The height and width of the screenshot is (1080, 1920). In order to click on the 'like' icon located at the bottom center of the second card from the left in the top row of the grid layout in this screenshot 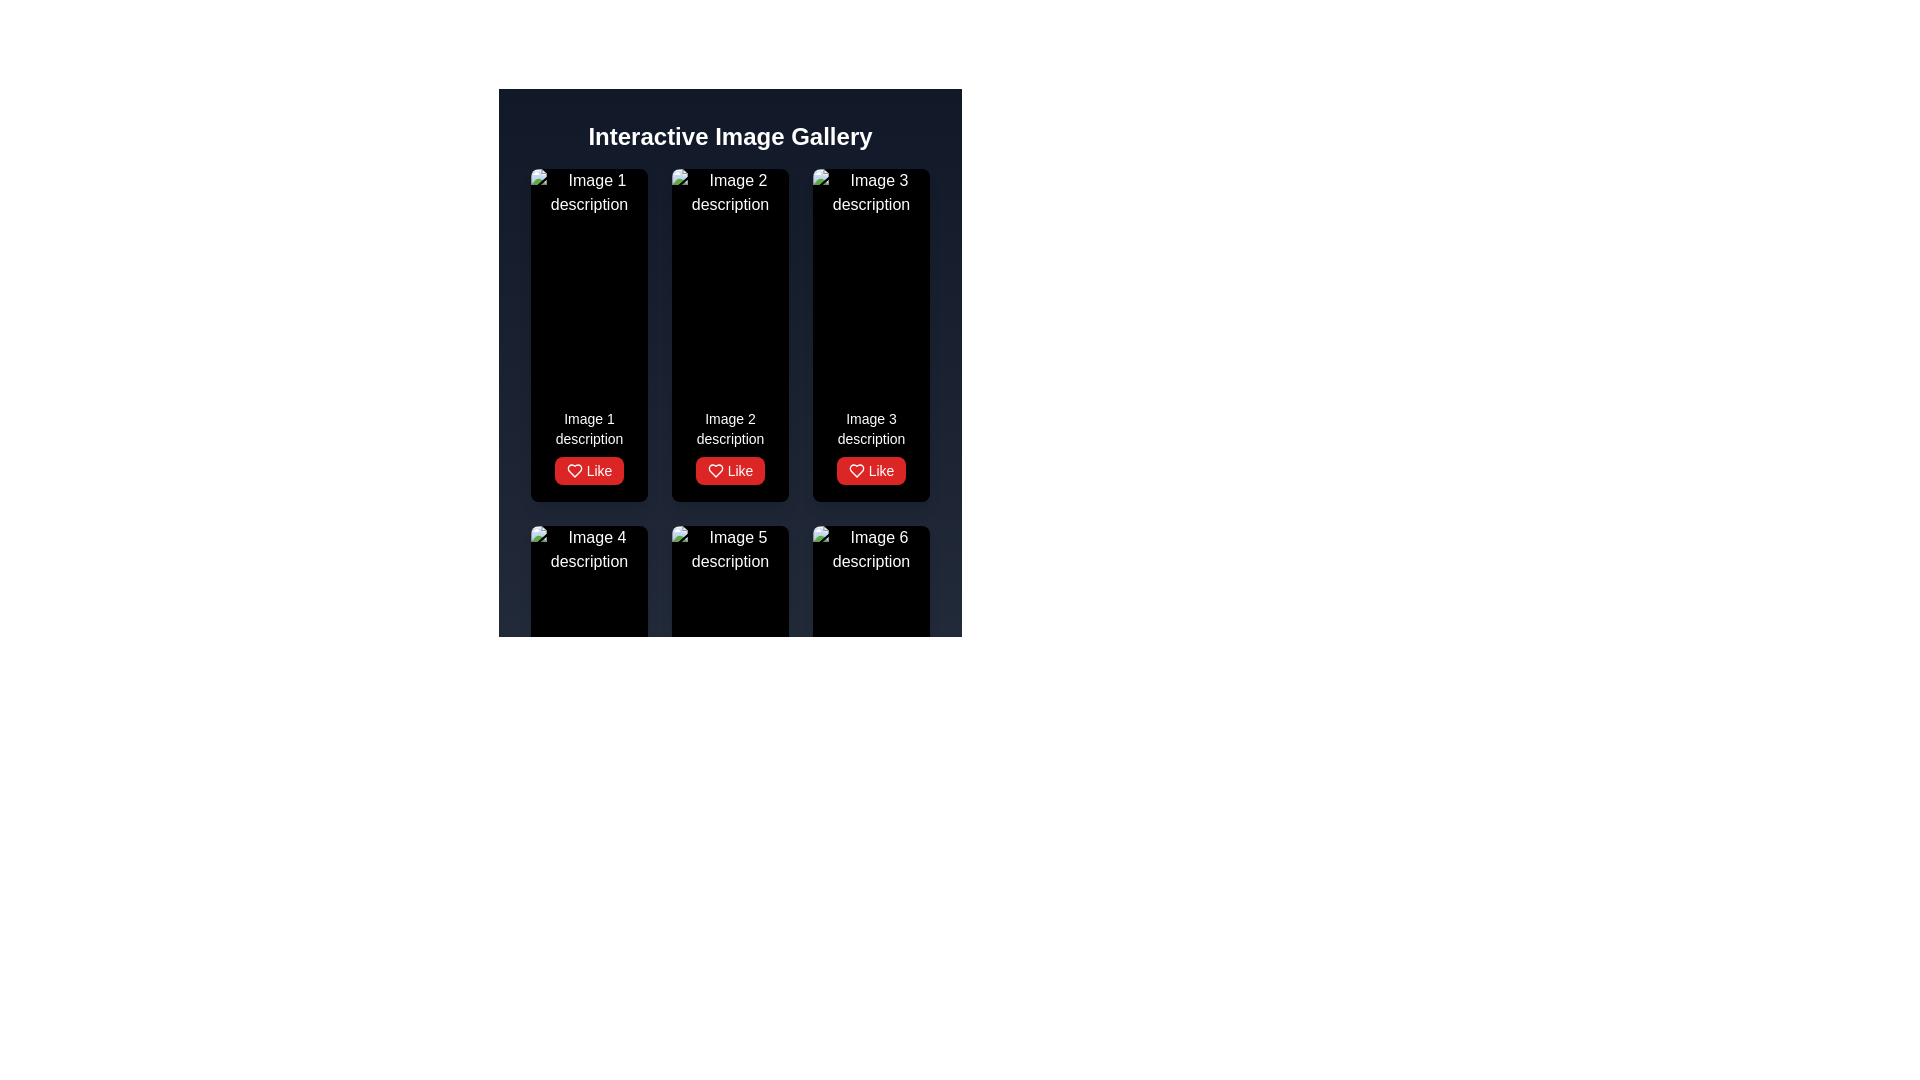, I will do `click(573, 470)`.